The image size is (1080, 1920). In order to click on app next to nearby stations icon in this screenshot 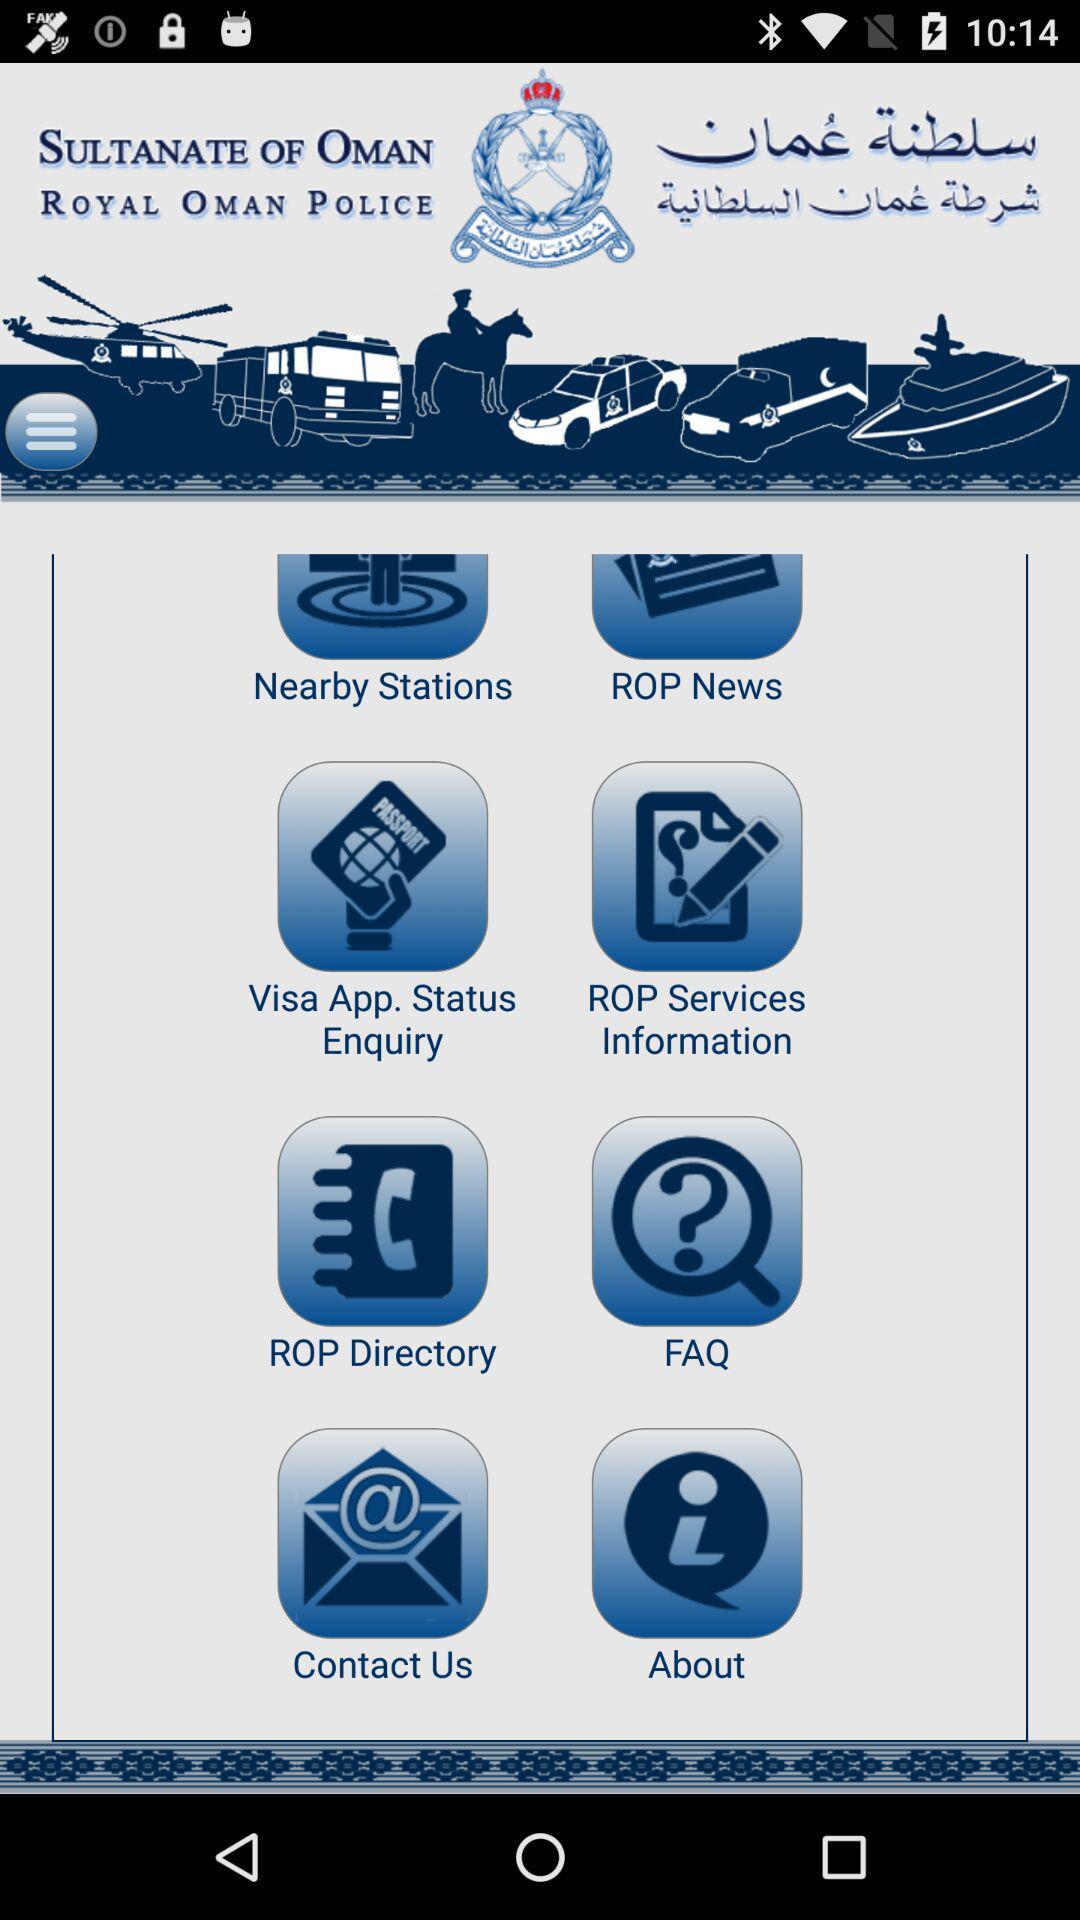, I will do `click(696, 866)`.